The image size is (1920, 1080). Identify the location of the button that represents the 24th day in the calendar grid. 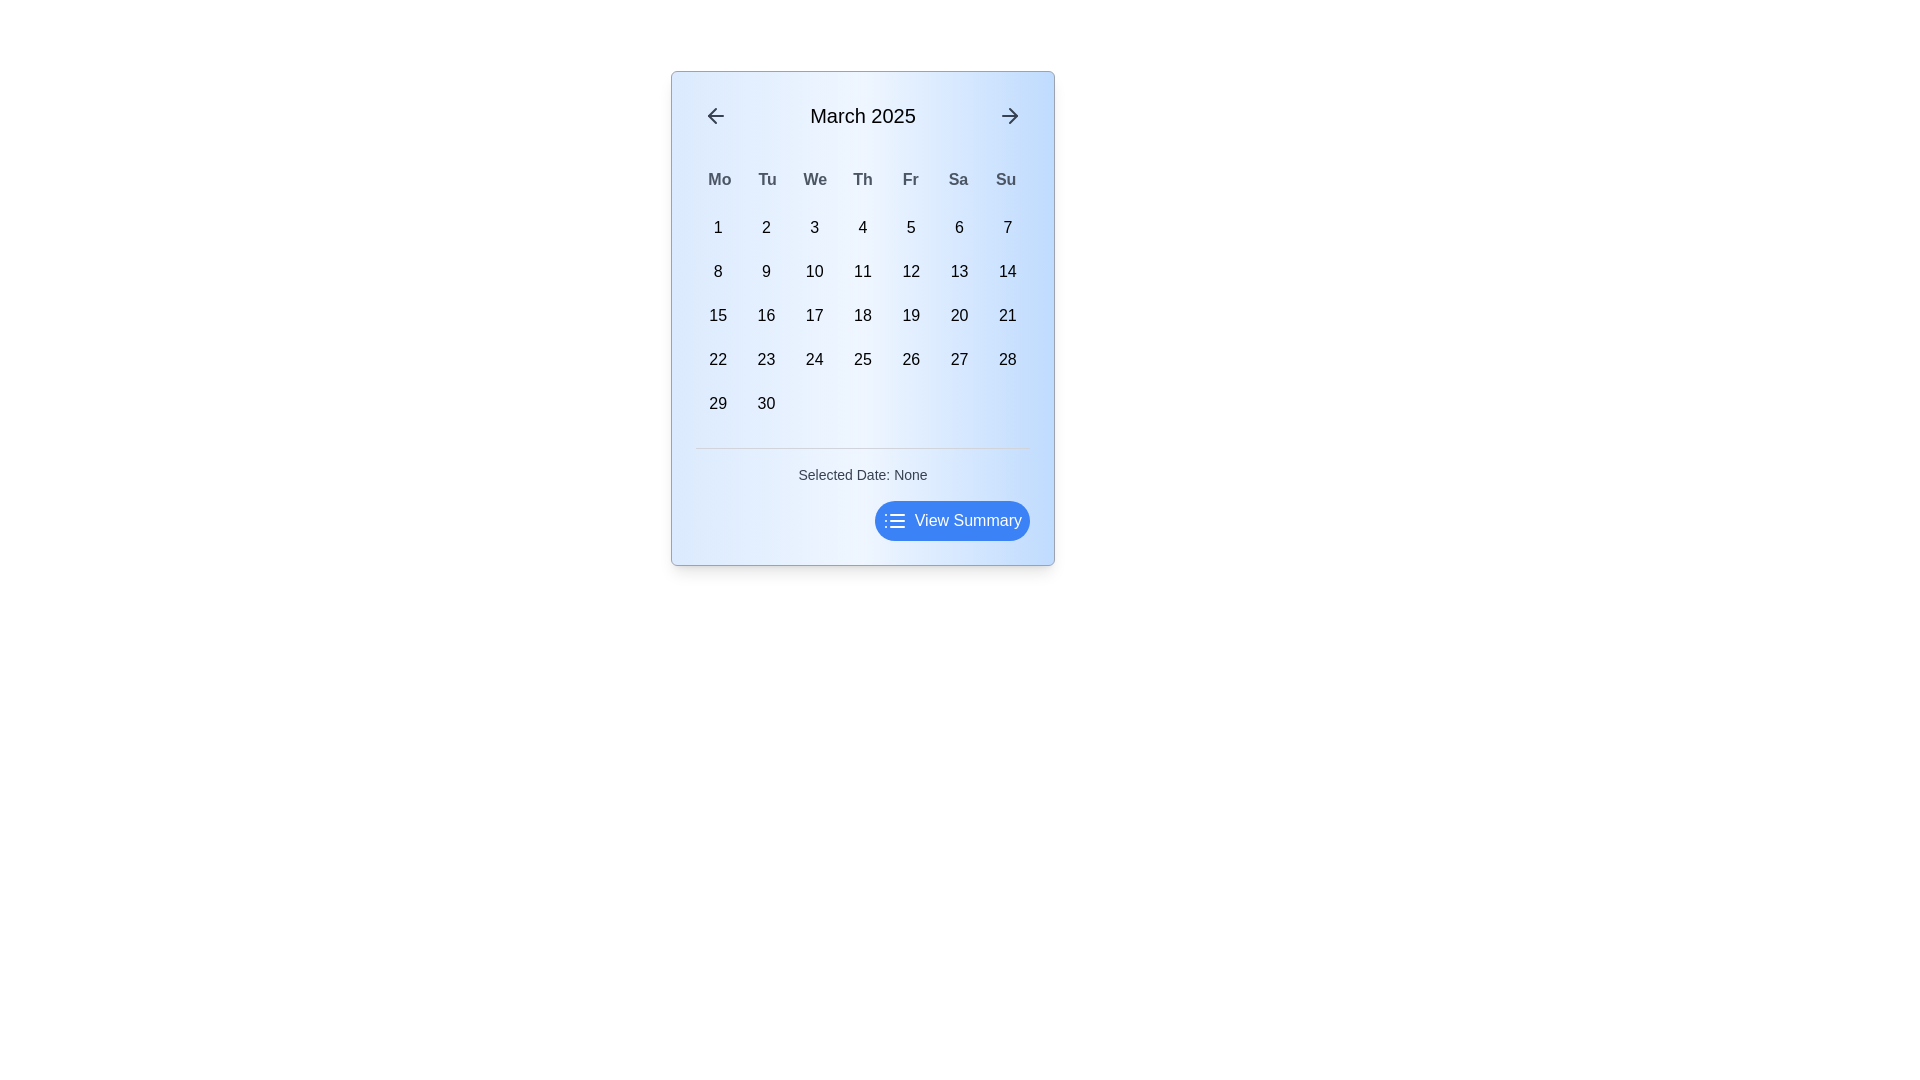
(814, 358).